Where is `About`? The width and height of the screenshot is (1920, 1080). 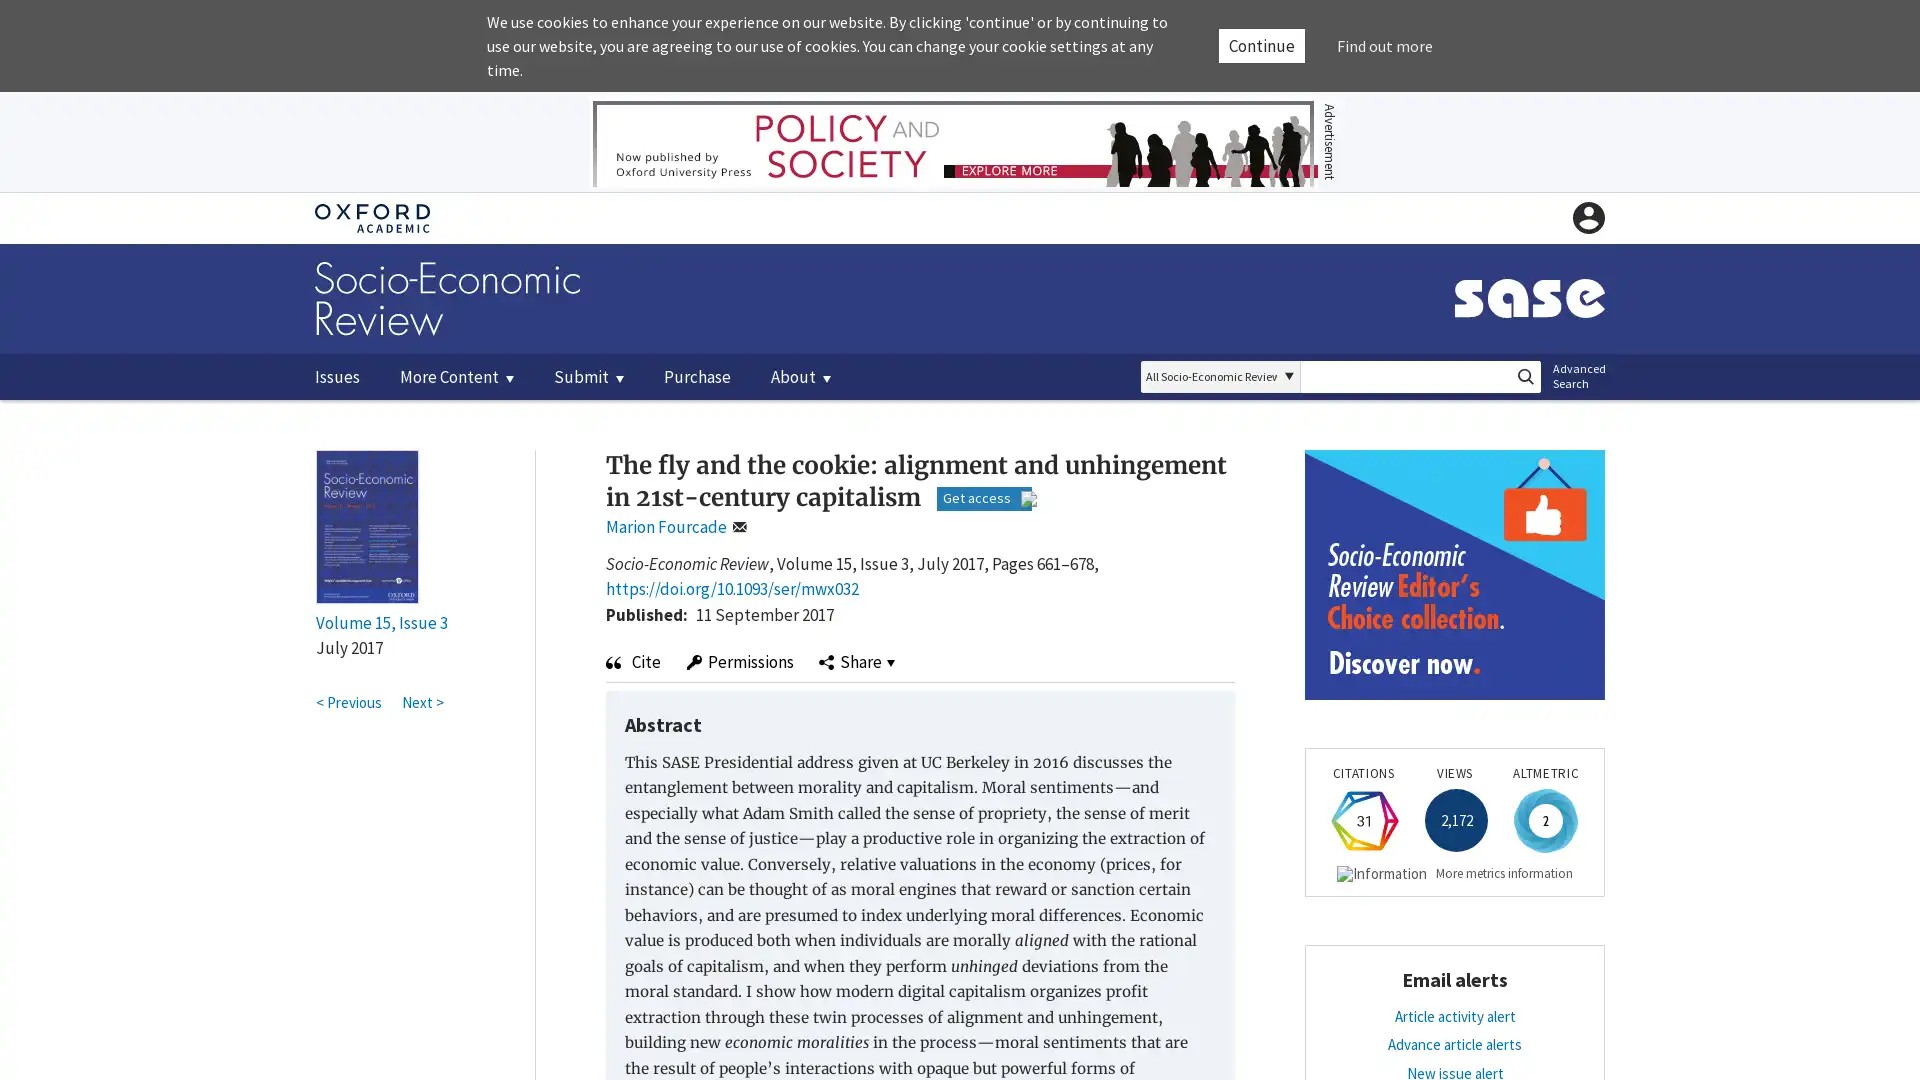
About is located at coordinates (801, 375).